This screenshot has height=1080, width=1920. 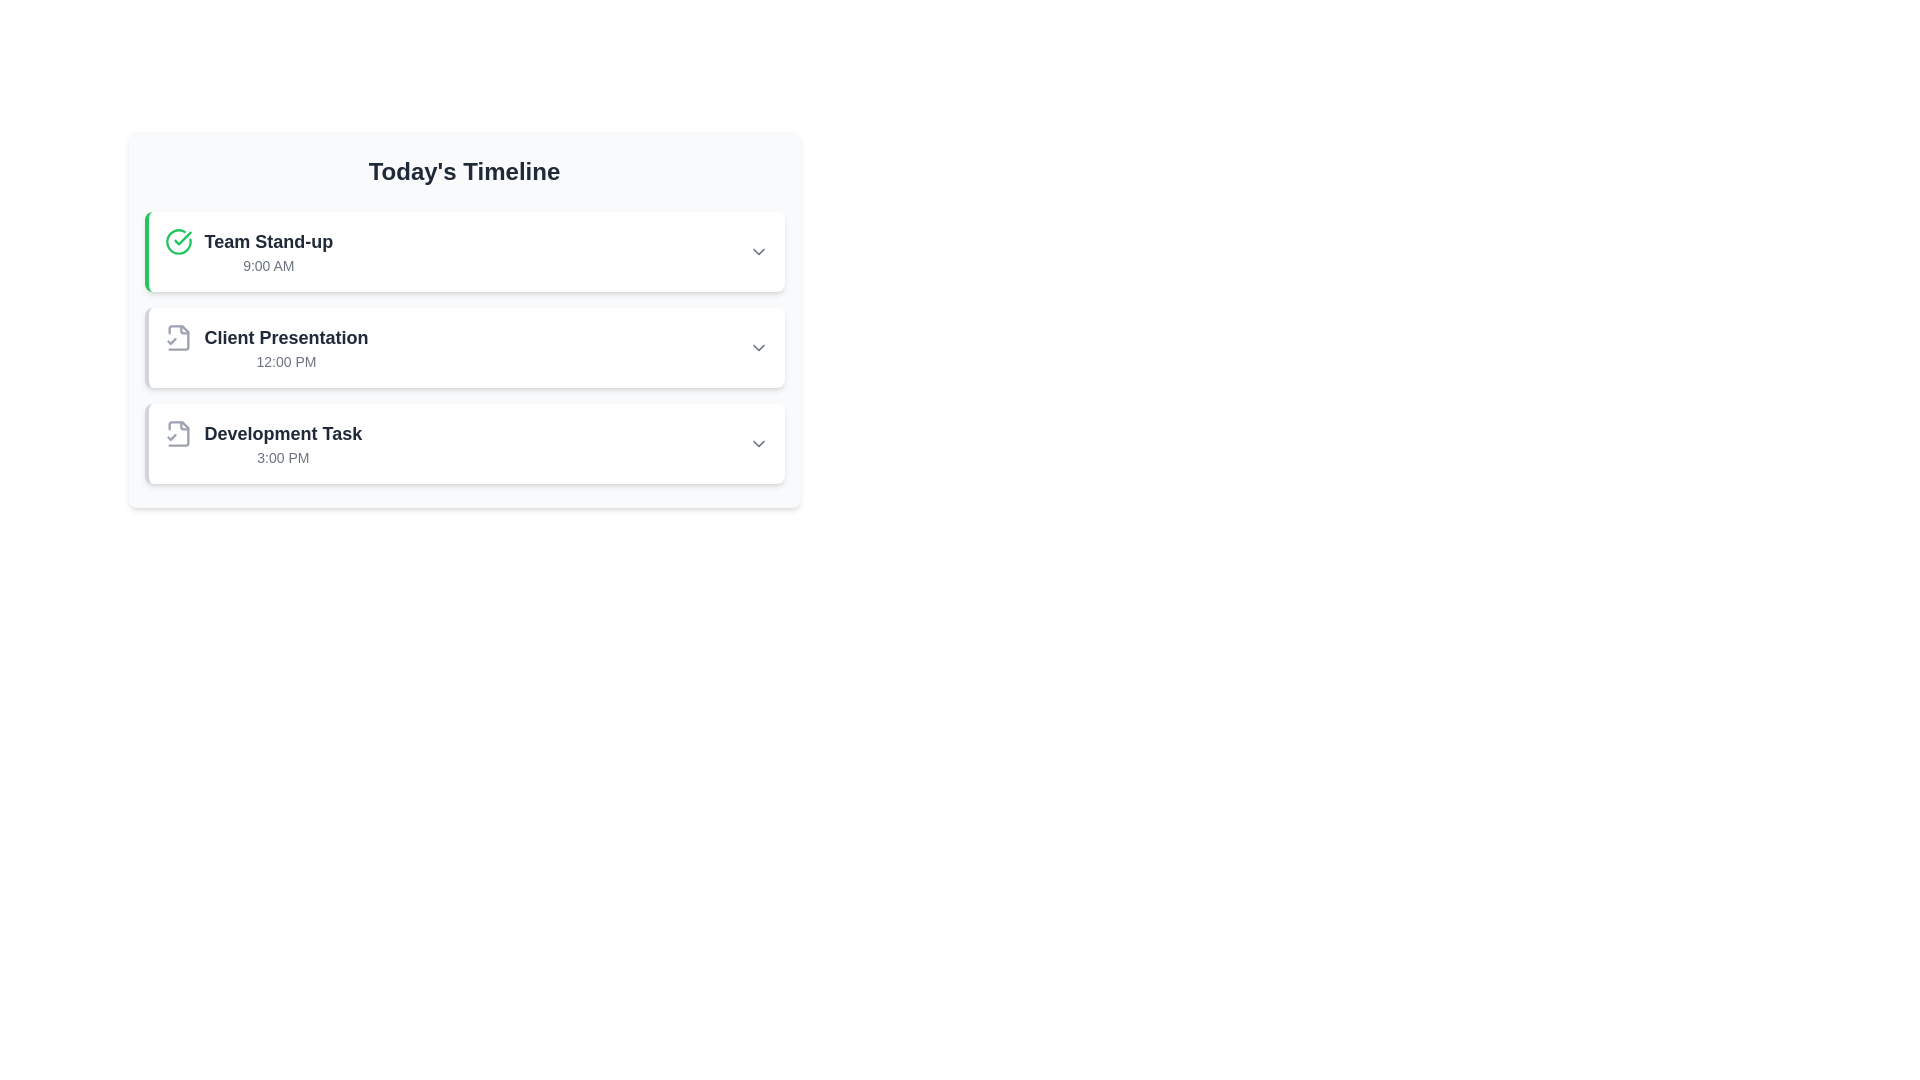 I want to click on the 'Team Stand-up' event text in the list item, which features a green circle with a checkmark icon on the left and the time '9:00 AM' on the right, so click(x=247, y=250).